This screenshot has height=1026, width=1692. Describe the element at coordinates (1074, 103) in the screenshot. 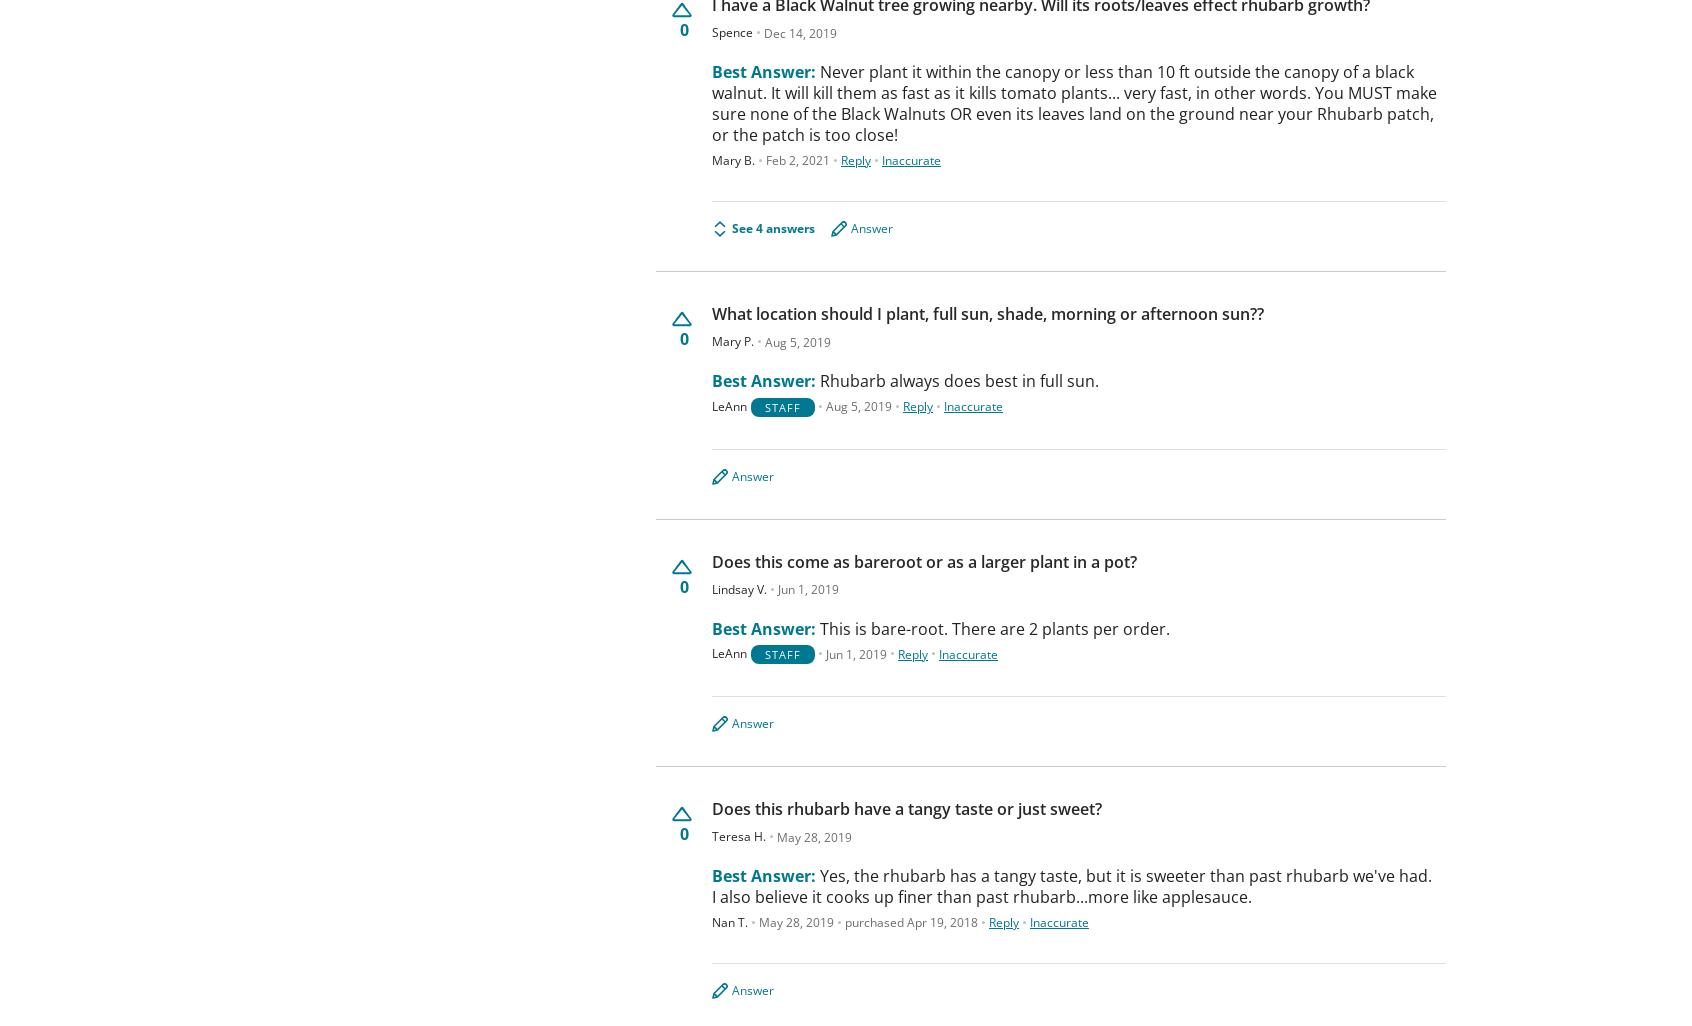

I see `'Never plant it within the canopy or less than 10 ft outside the canopy of a black walnut. It will kill them as fast as it kills tomato plants... very fast, in other words. You MUST make sure none of the Black Walnuts OR even its leaves land on the ground near your Rhubarb patch, or the patch is too close!'` at that location.